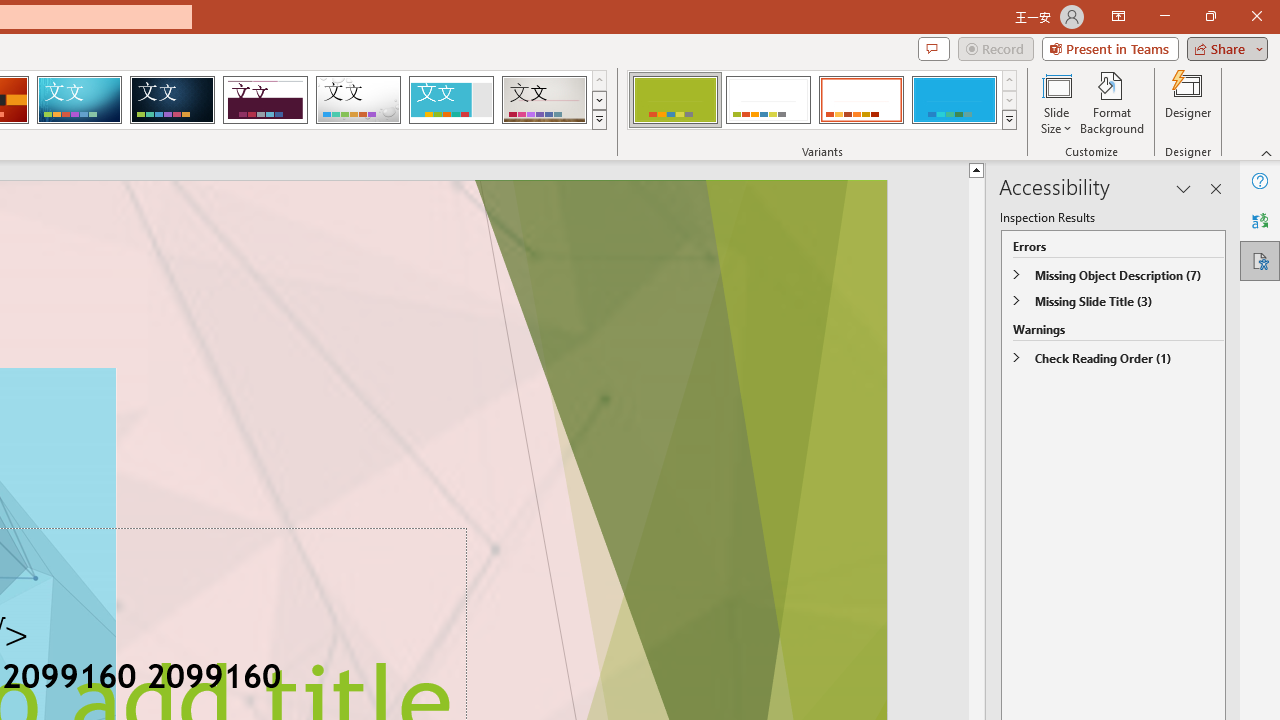 Image resolution: width=1280 pixels, height=720 pixels. What do you see at coordinates (358, 100) in the screenshot?
I see `'Droplet'` at bounding box center [358, 100].